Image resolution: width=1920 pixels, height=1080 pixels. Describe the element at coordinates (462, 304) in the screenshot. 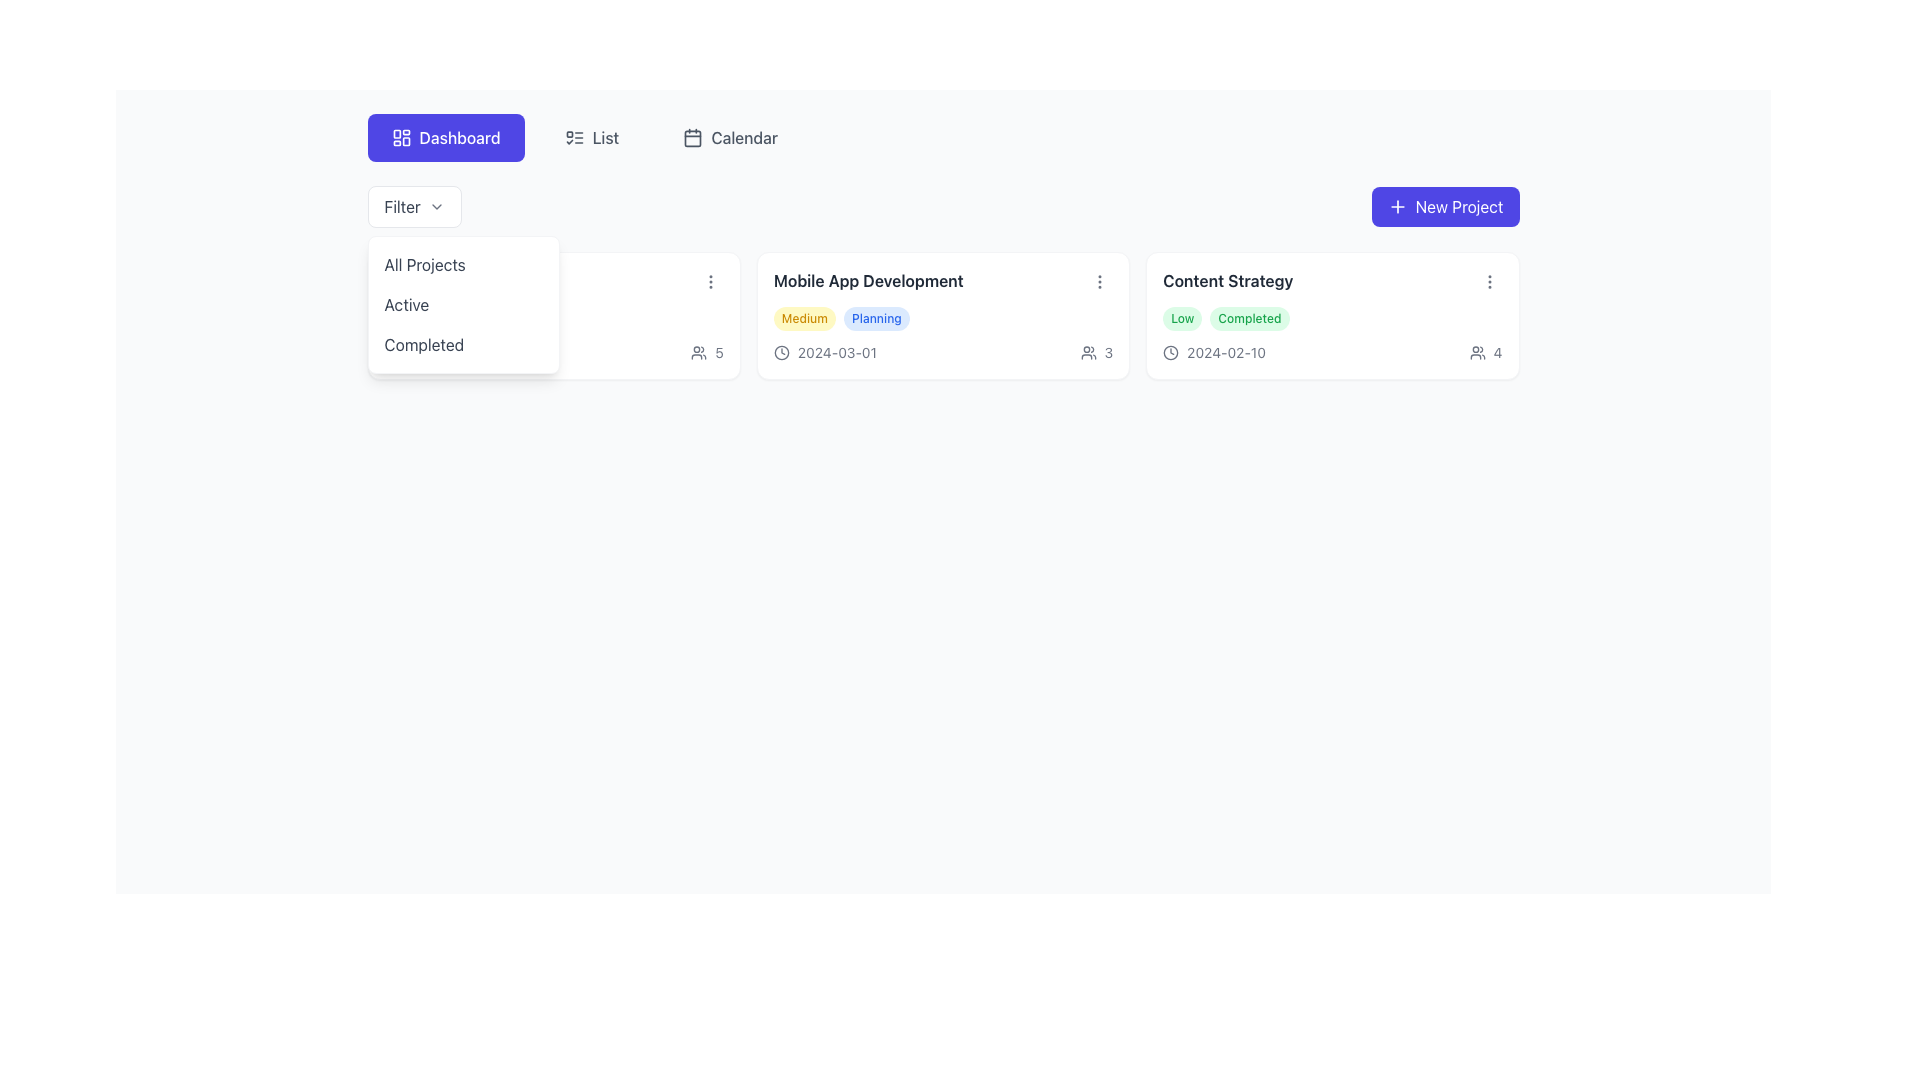

I see `the 'Active' button in the dropdown menu under the 'Filter' button` at that location.